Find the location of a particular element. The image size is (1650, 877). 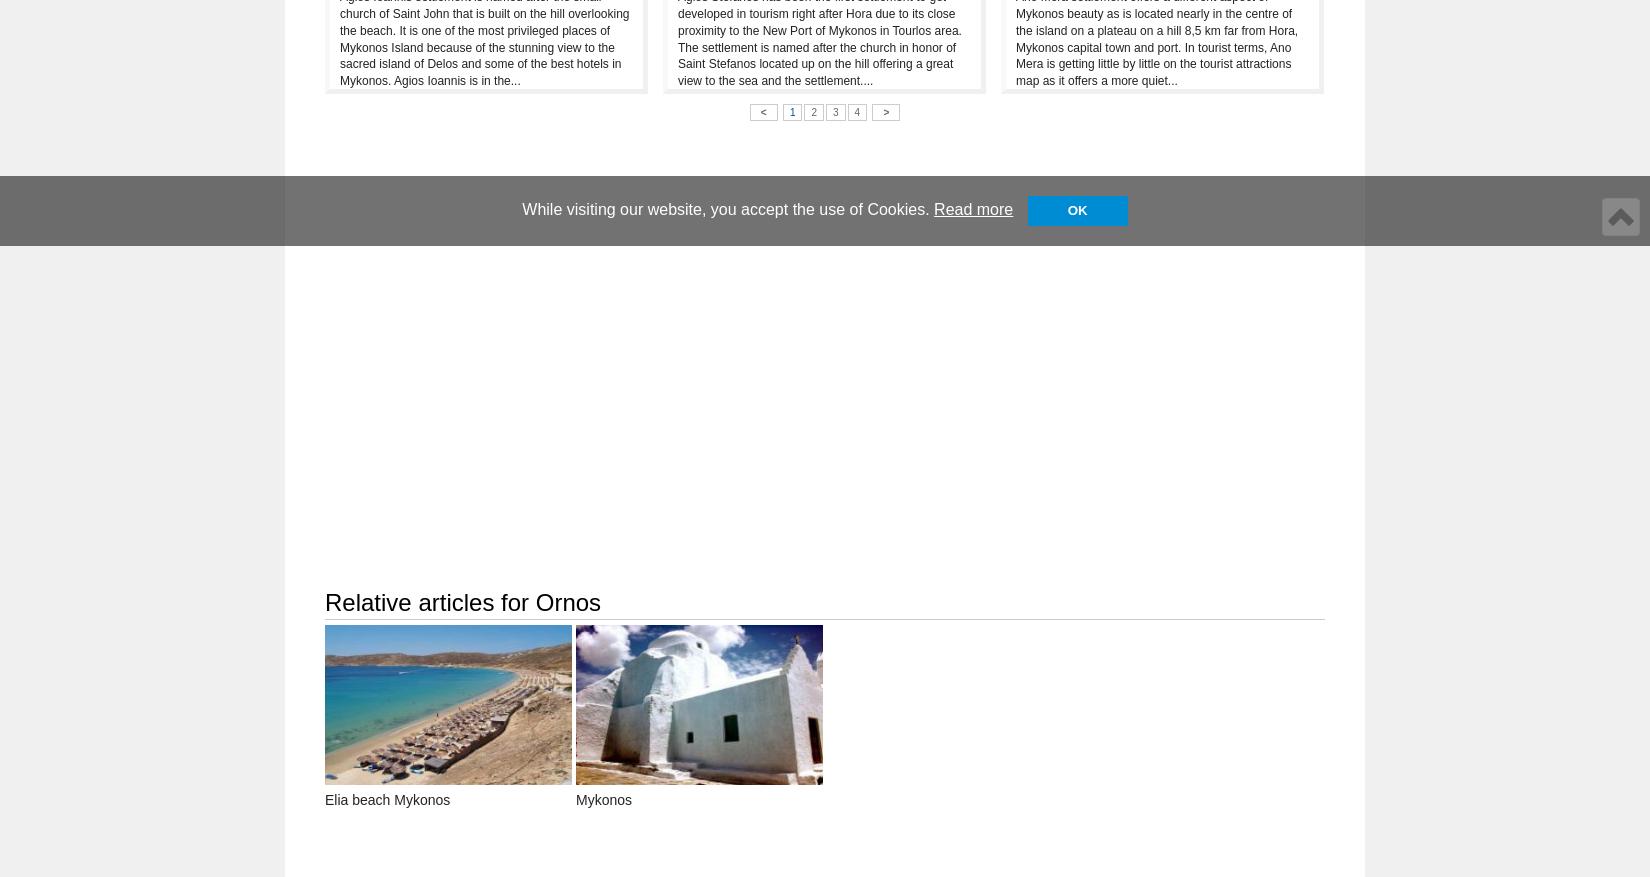

'1' is located at coordinates (791, 111).